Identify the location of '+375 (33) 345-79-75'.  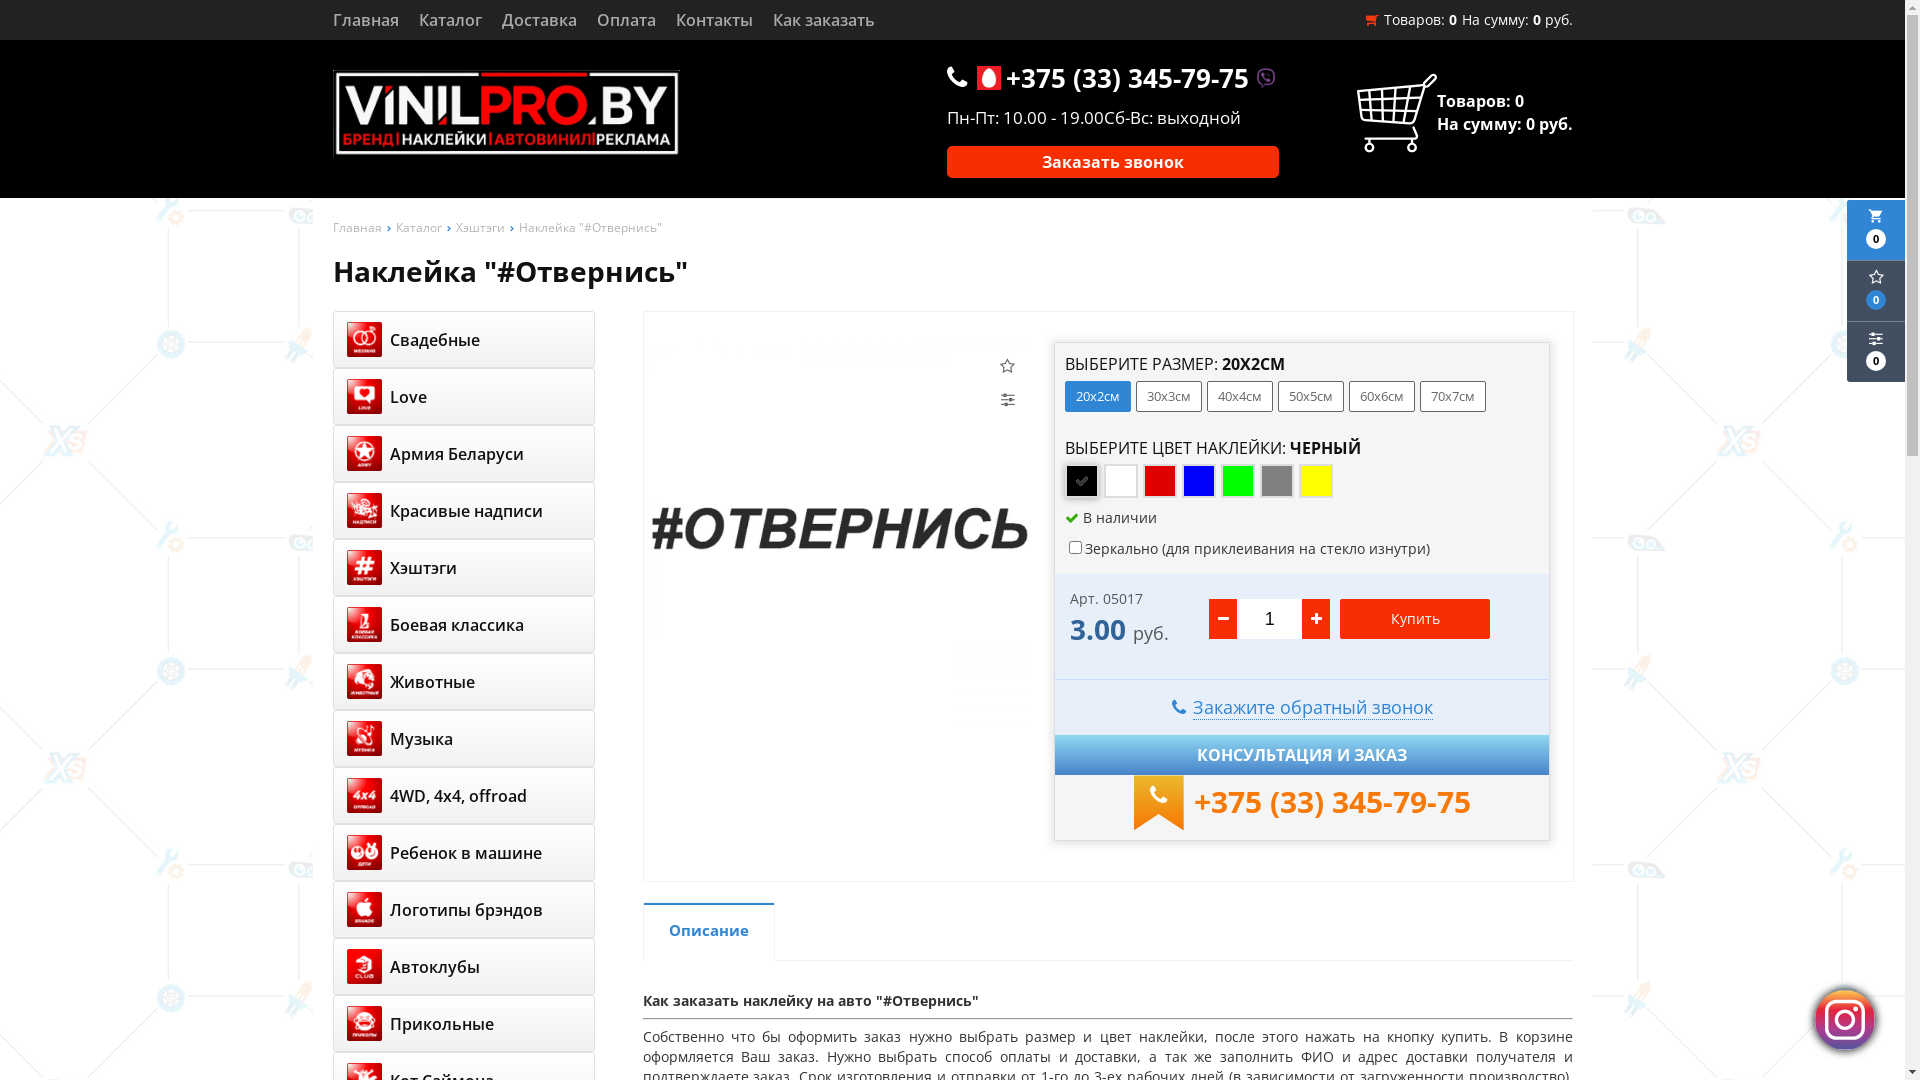
(1127, 77).